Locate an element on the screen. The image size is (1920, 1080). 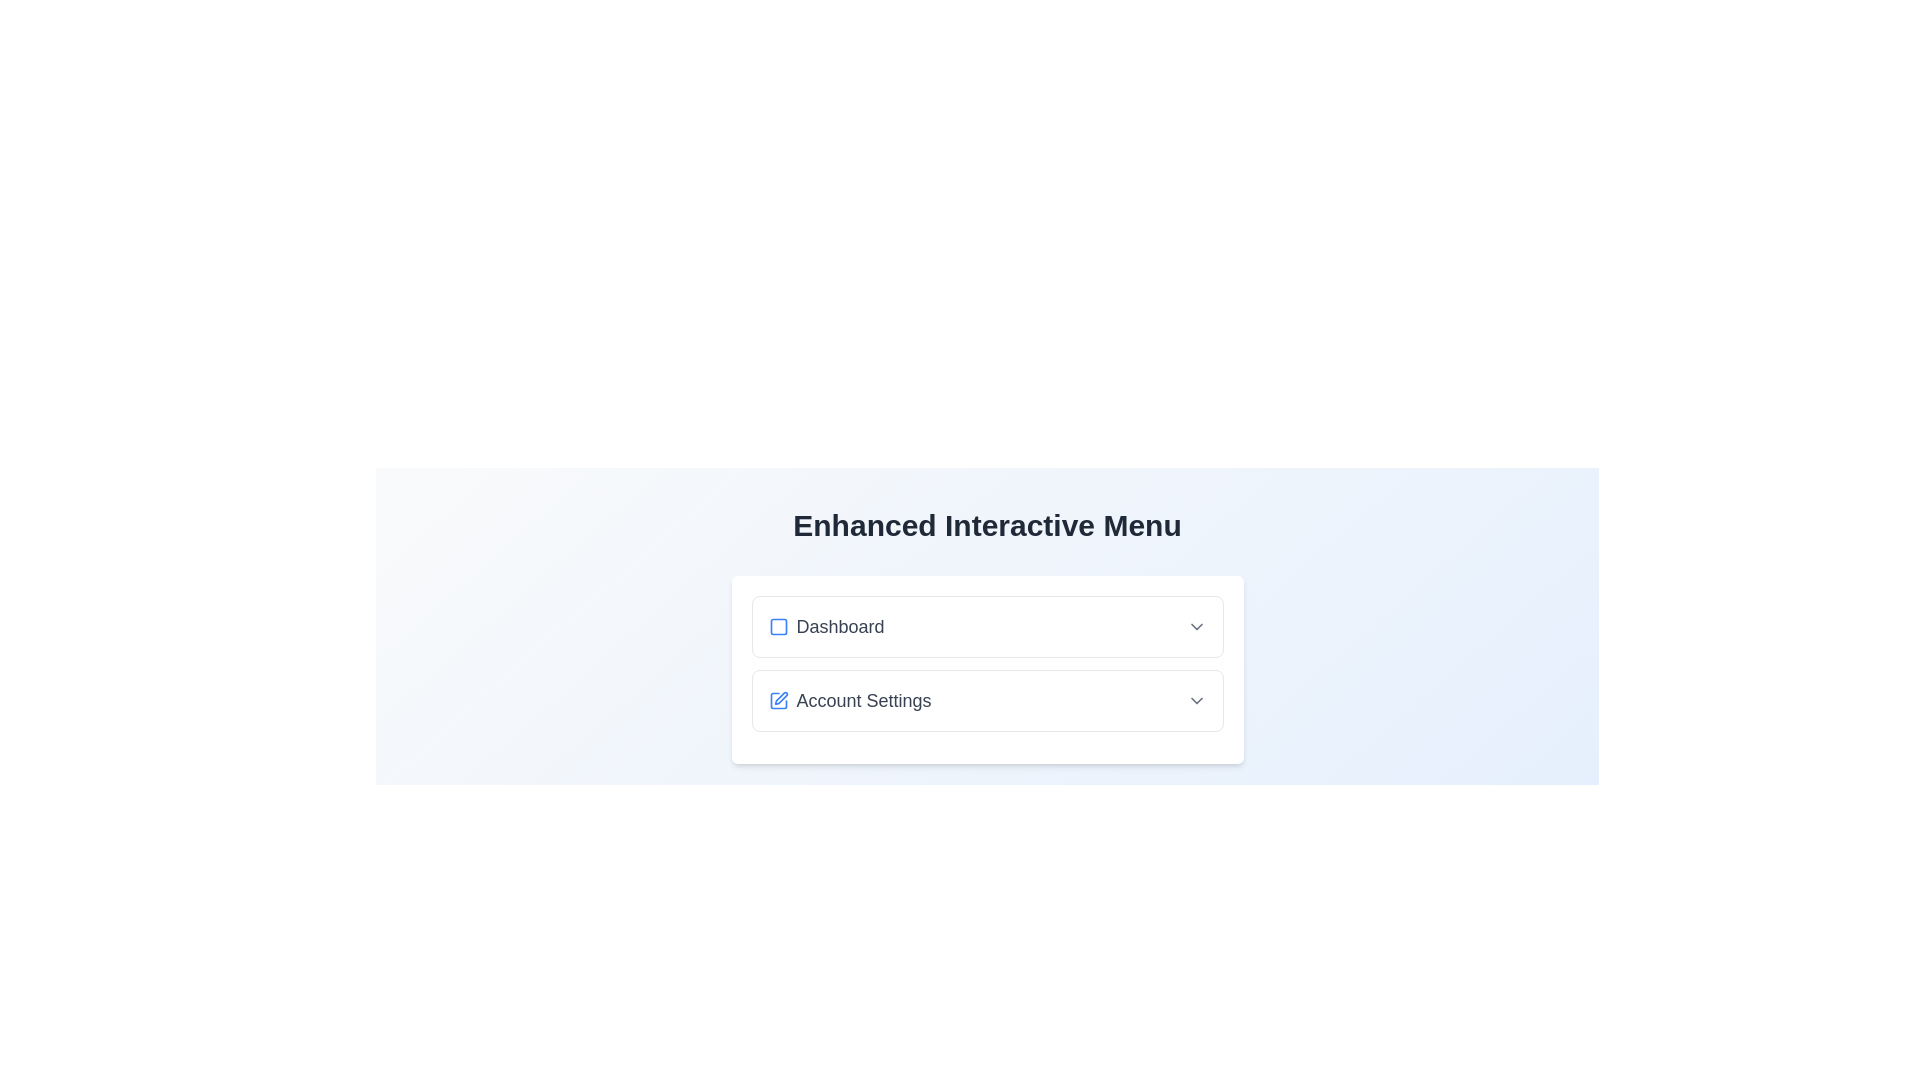
the downward-pointing gray chevron icon located to the right of the 'Dashboard' label is located at coordinates (1196, 626).